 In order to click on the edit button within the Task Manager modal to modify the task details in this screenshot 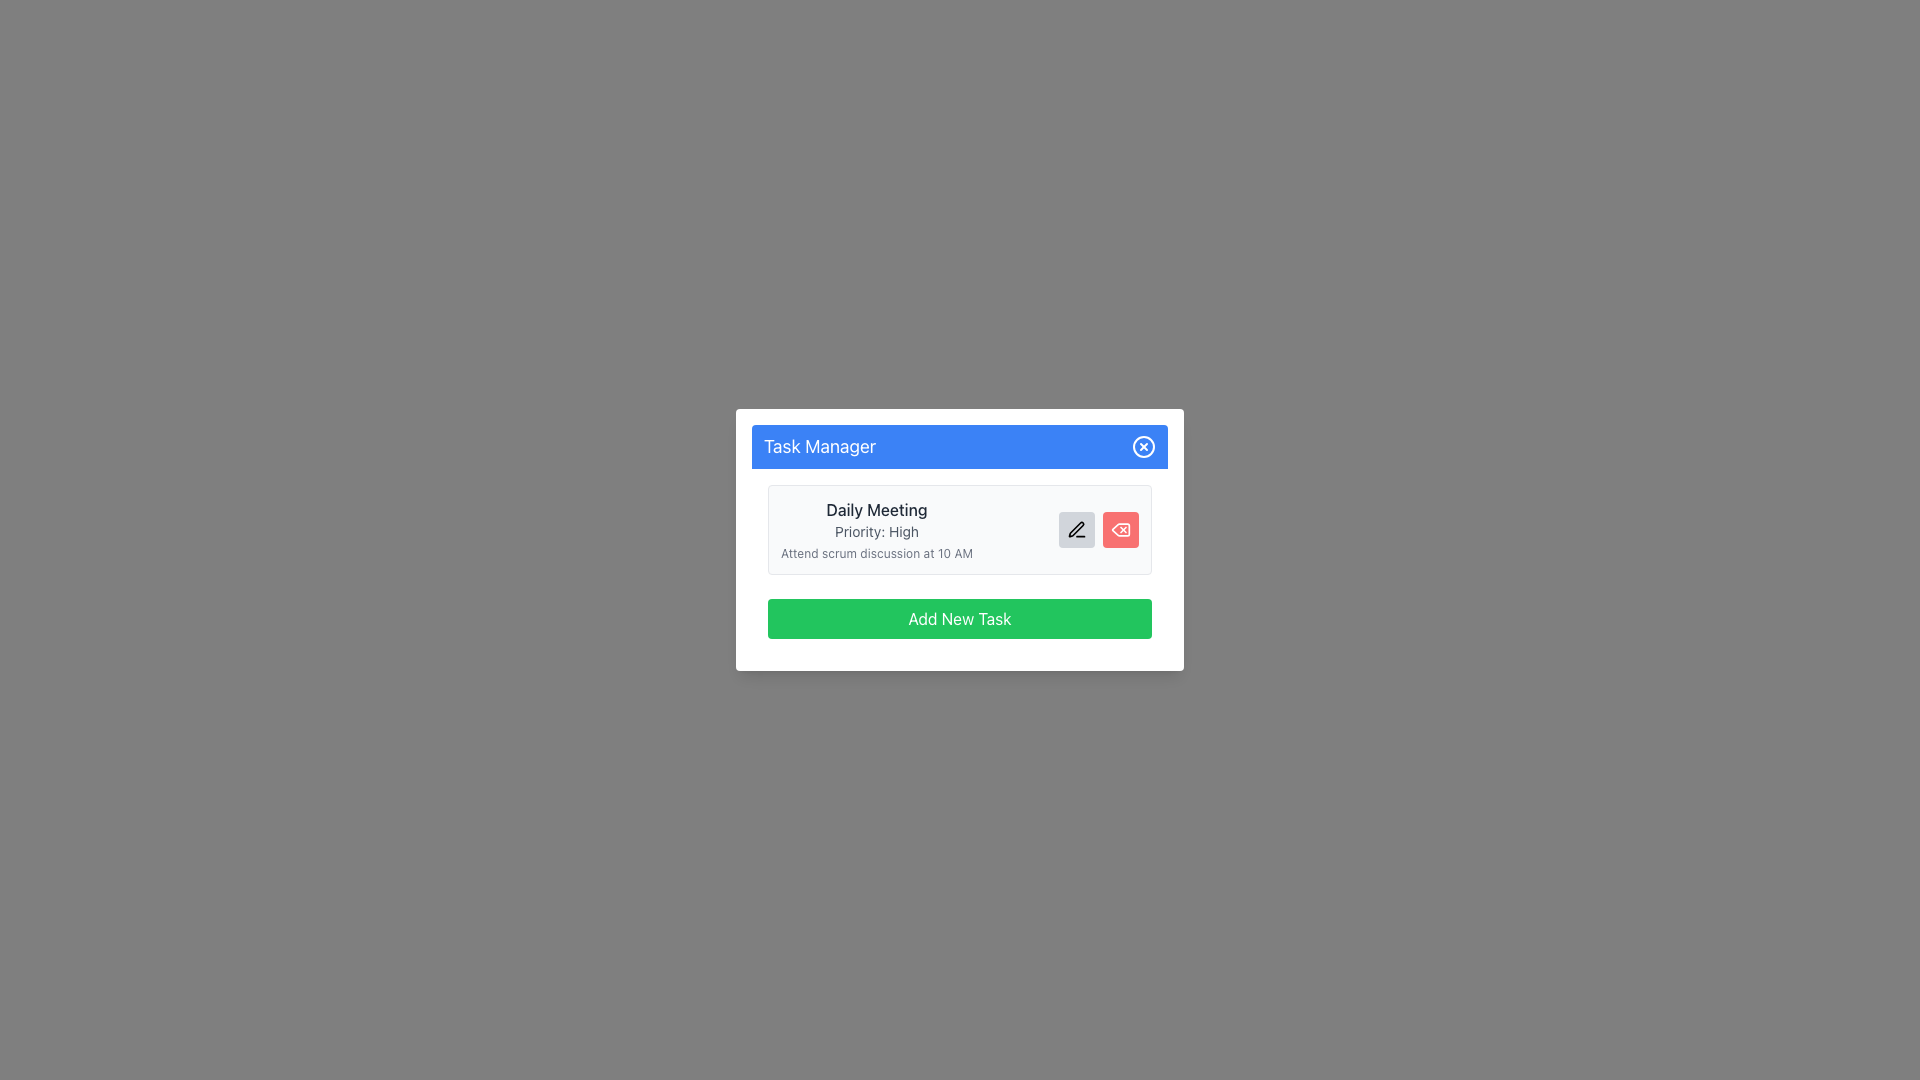, I will do `click(960, 562)`.